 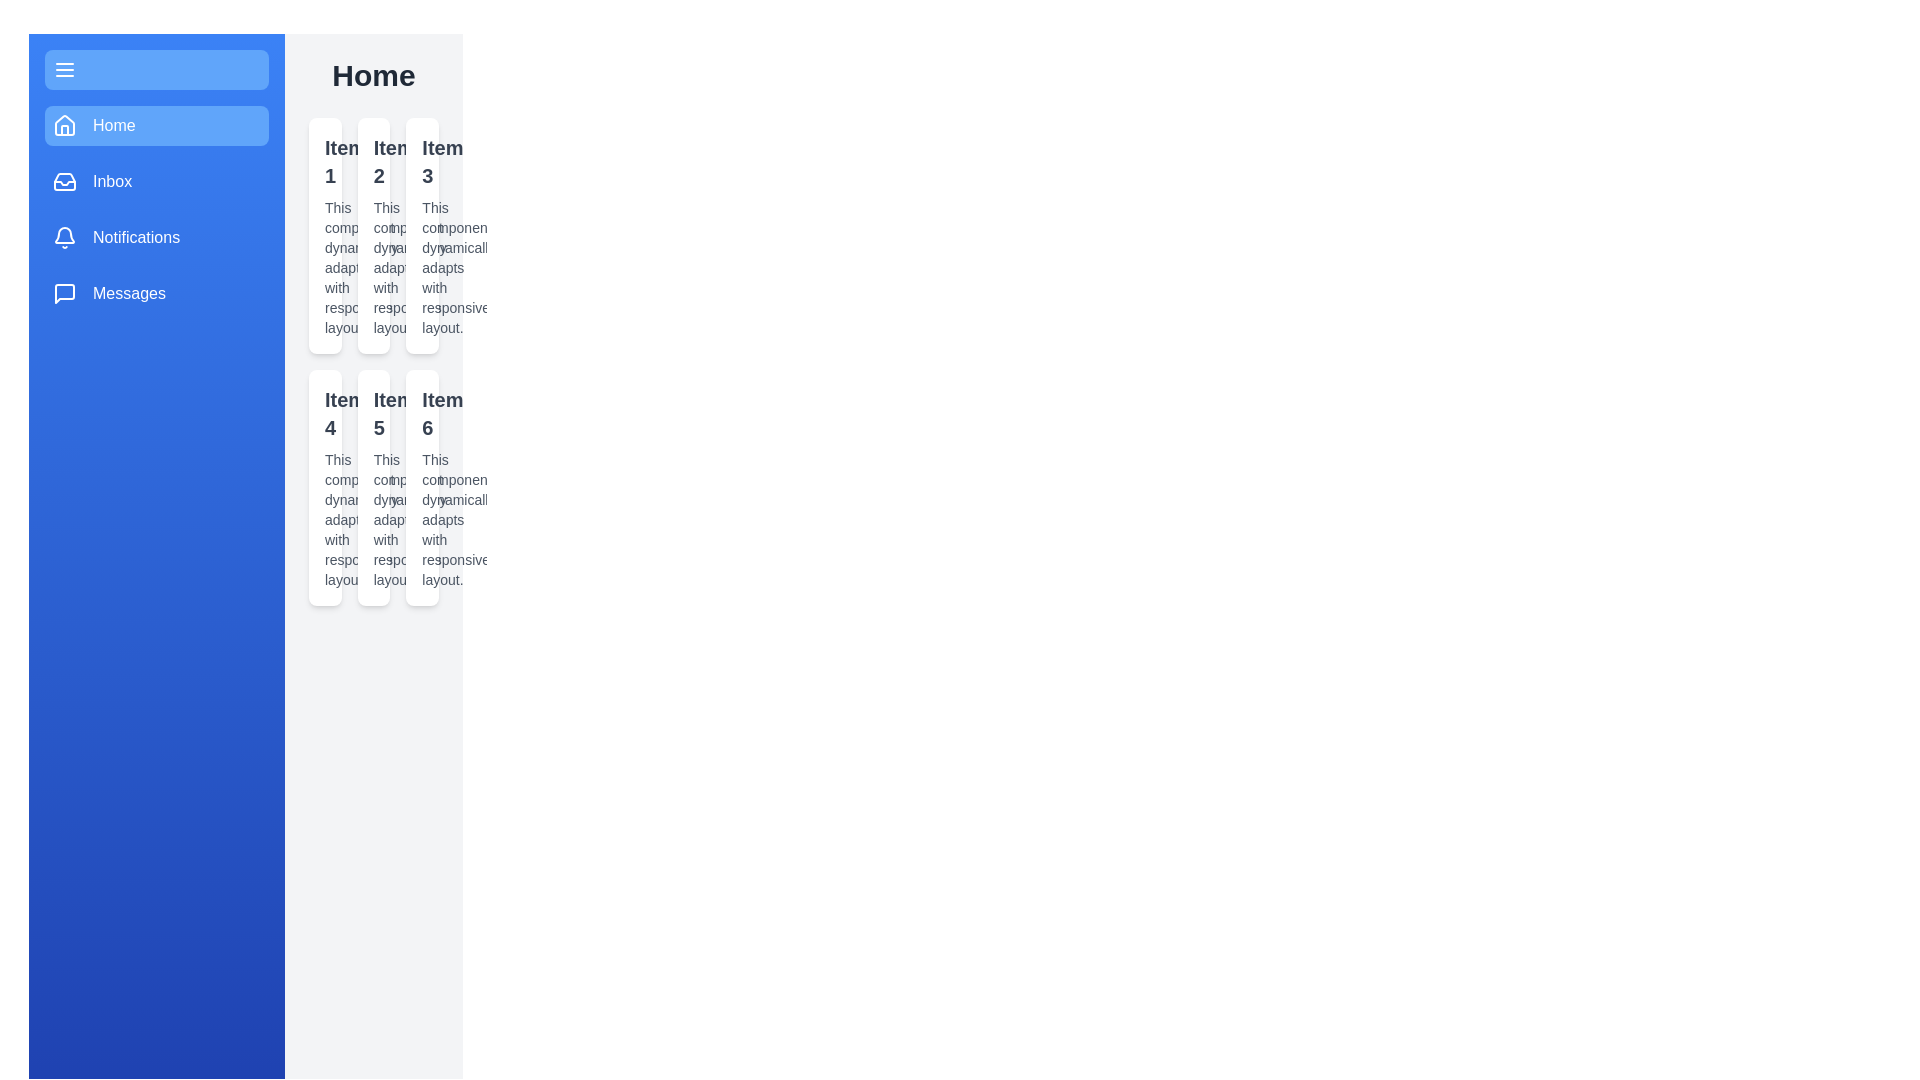 I want to click on the text label providing contextual information about the adaptive nature of the component, located in the lower part of the card labeled 'Item 4', which is the first card in the second row of the grid layout, so click(x=325, y=519).